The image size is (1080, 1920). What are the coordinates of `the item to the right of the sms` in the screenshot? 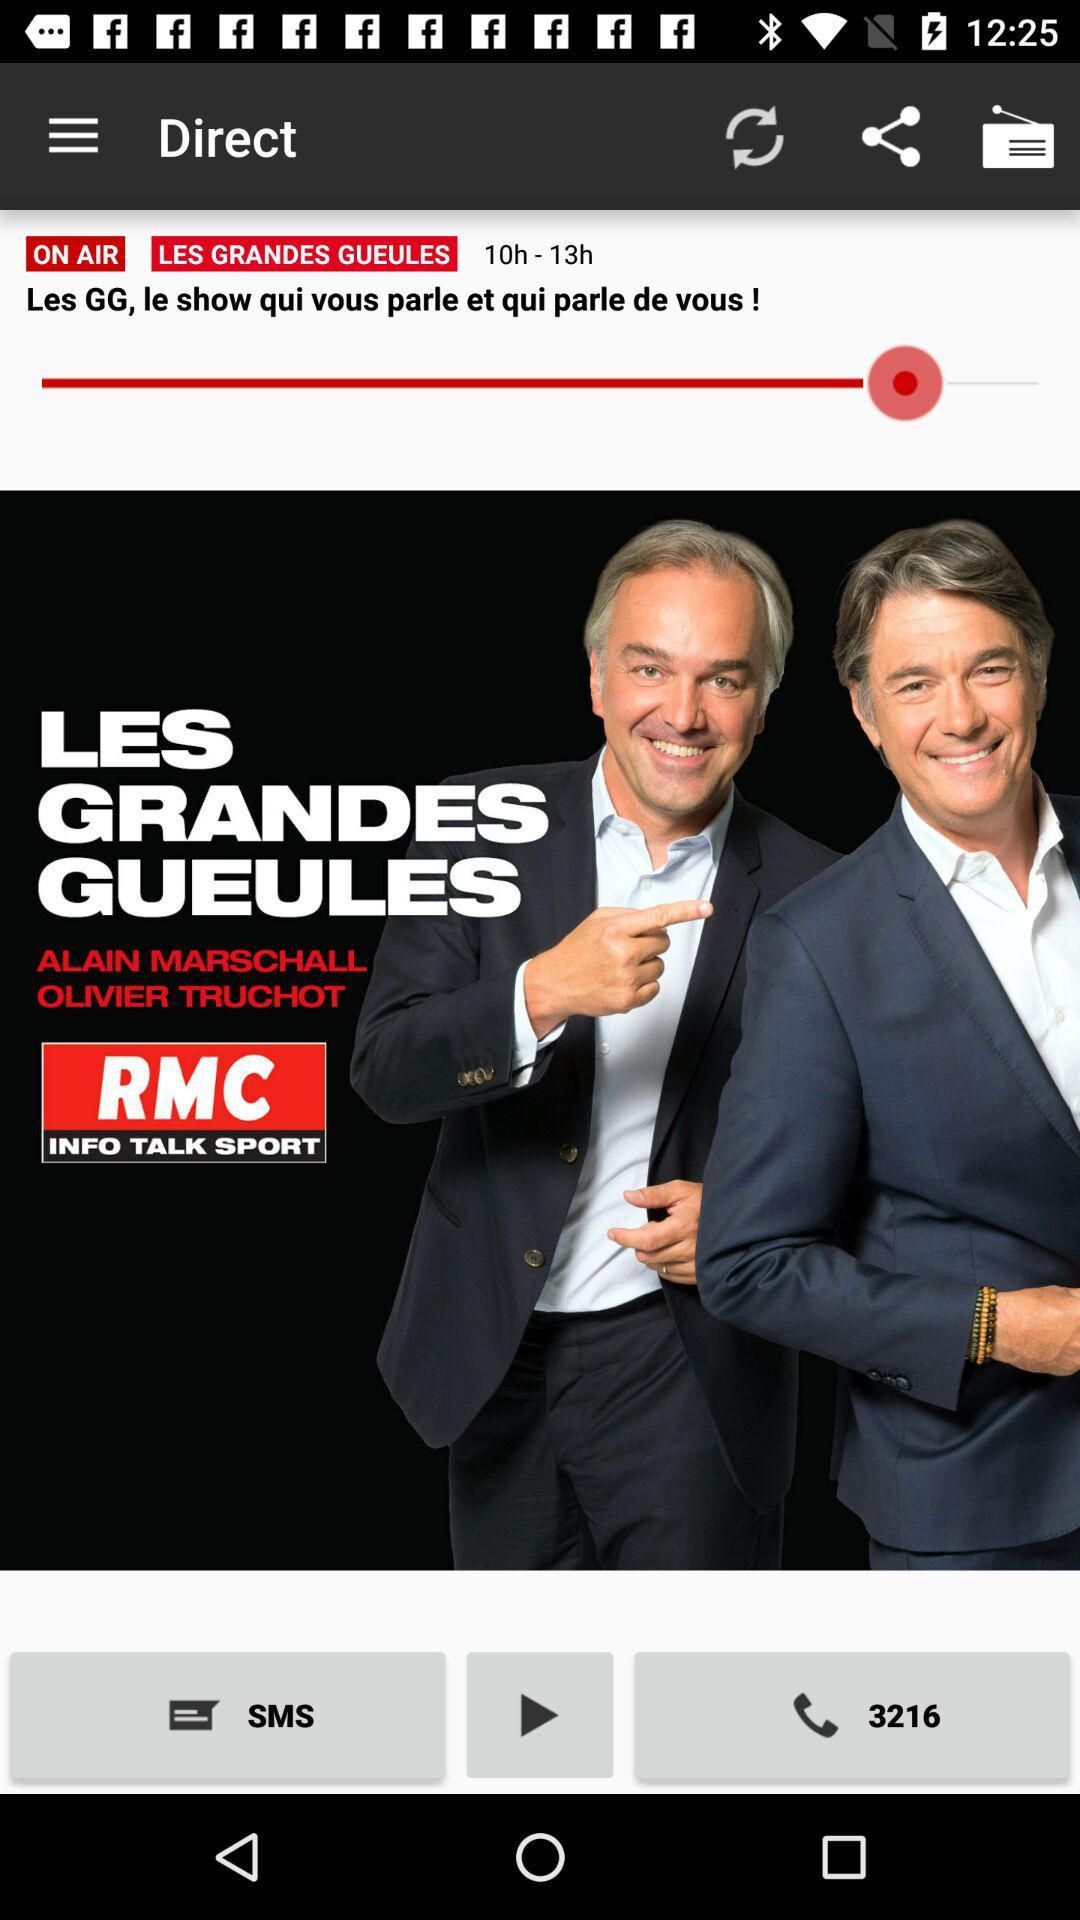 It's located at (540, 1714).